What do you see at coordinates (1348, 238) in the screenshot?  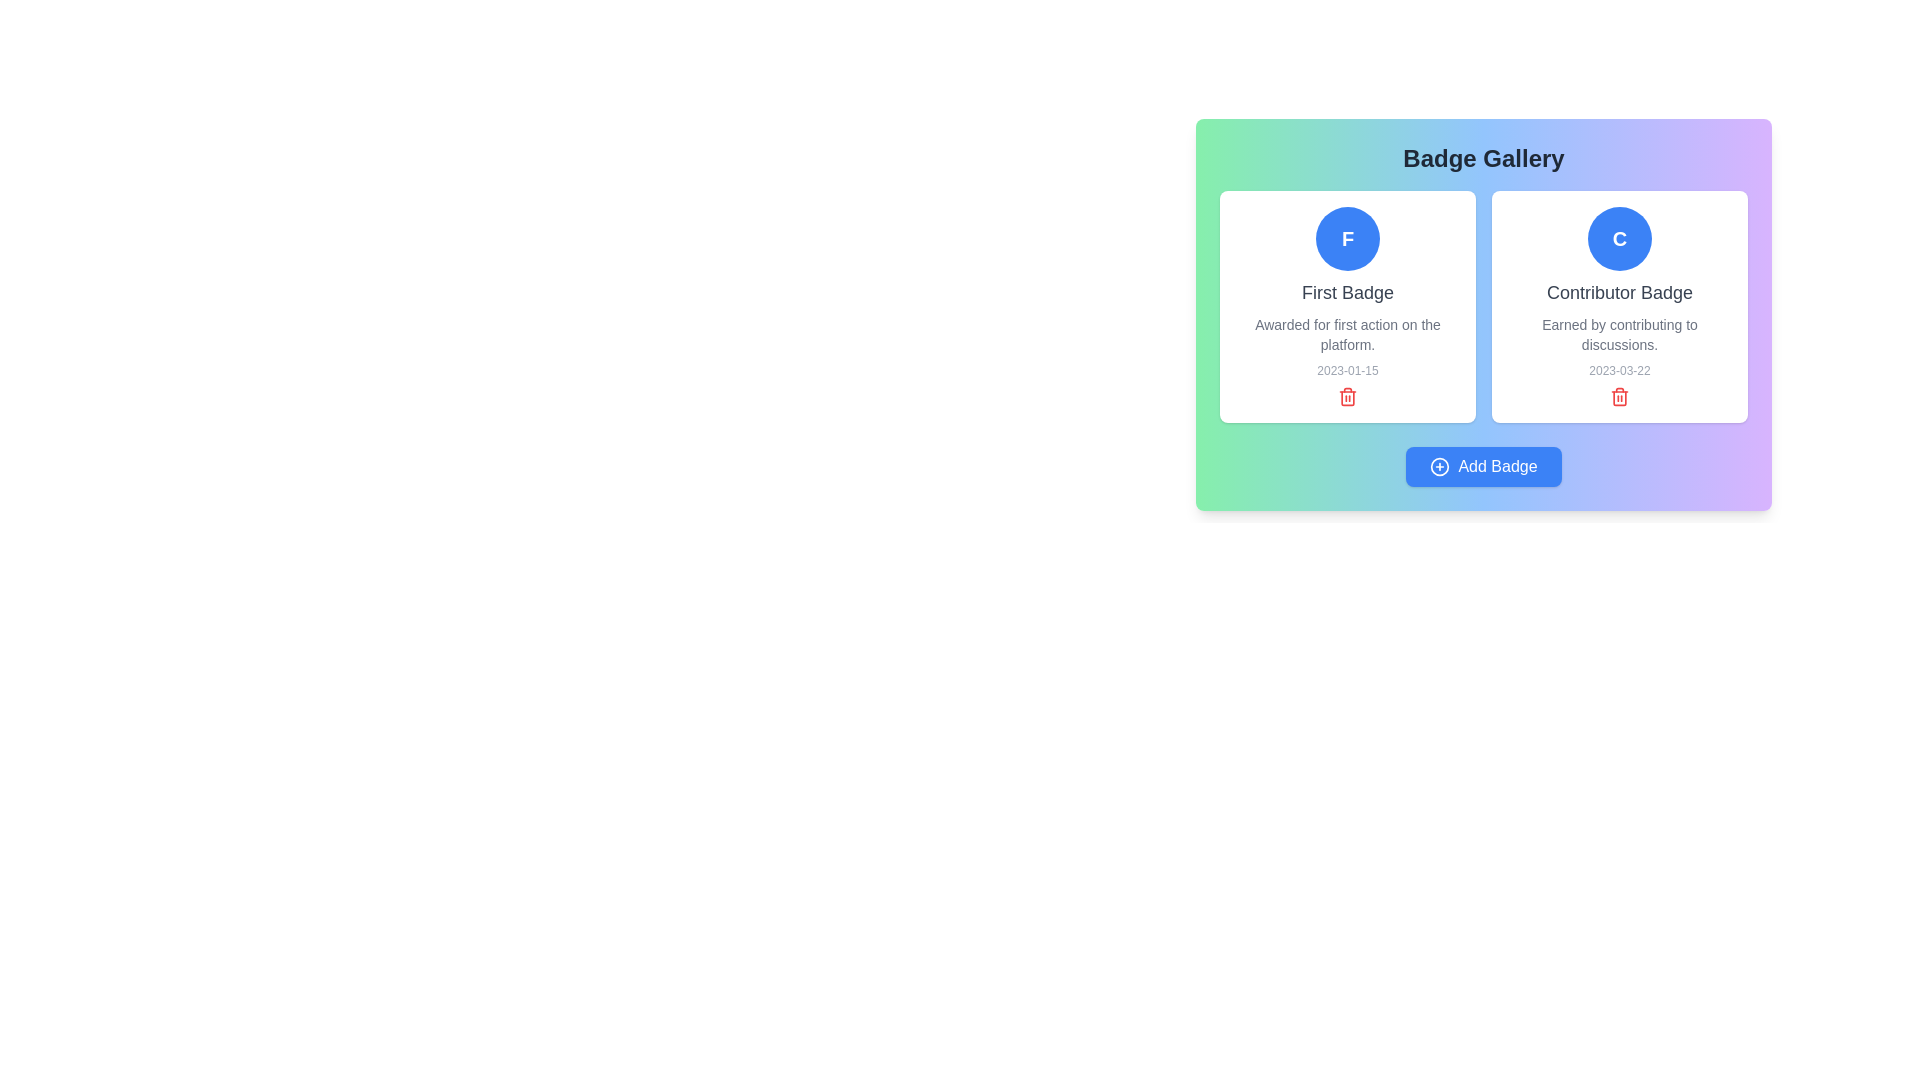 I see `the text content representing the initial of the badge's name 'First Badge' within the circular icon at the top-left of the badge gallery` at bounding box center [1348, 238].